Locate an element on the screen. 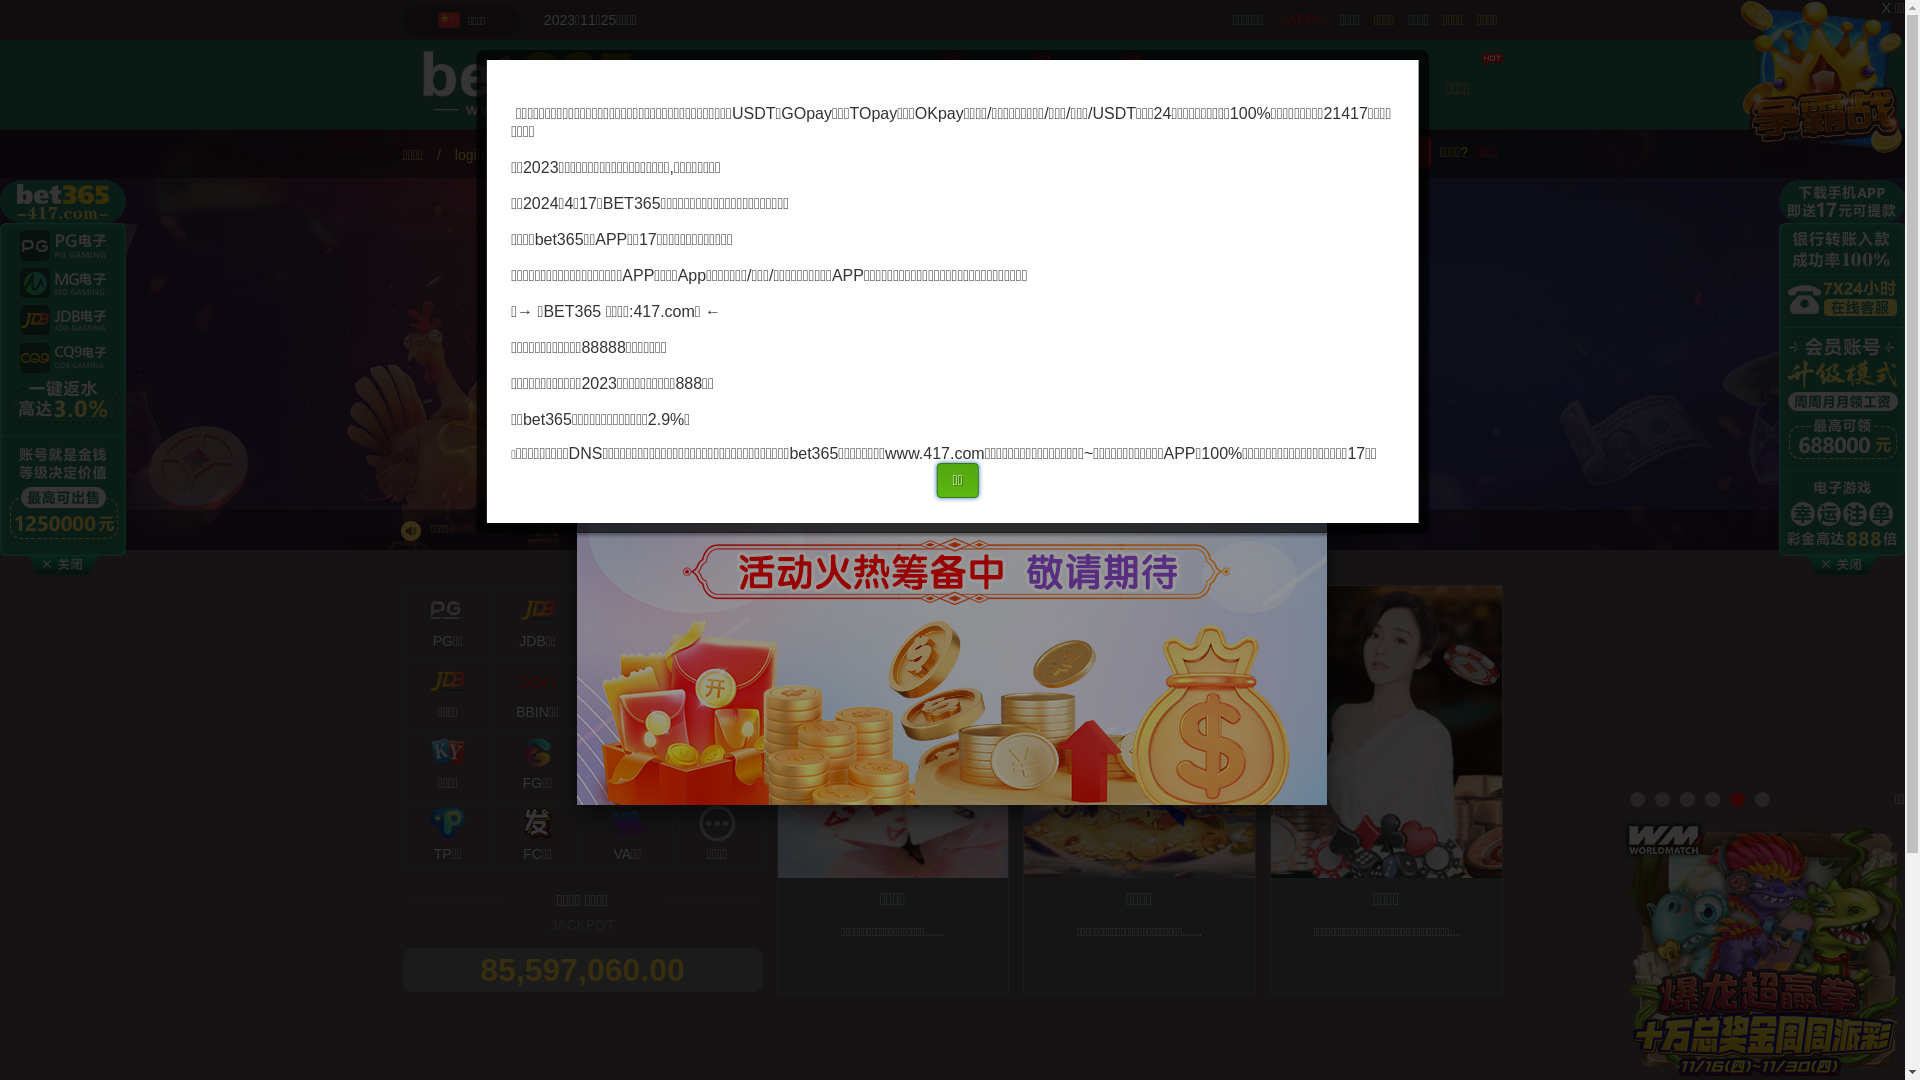 This screenshot has width=1920, height=1080. '1' is located at coordinates (1637, 798).